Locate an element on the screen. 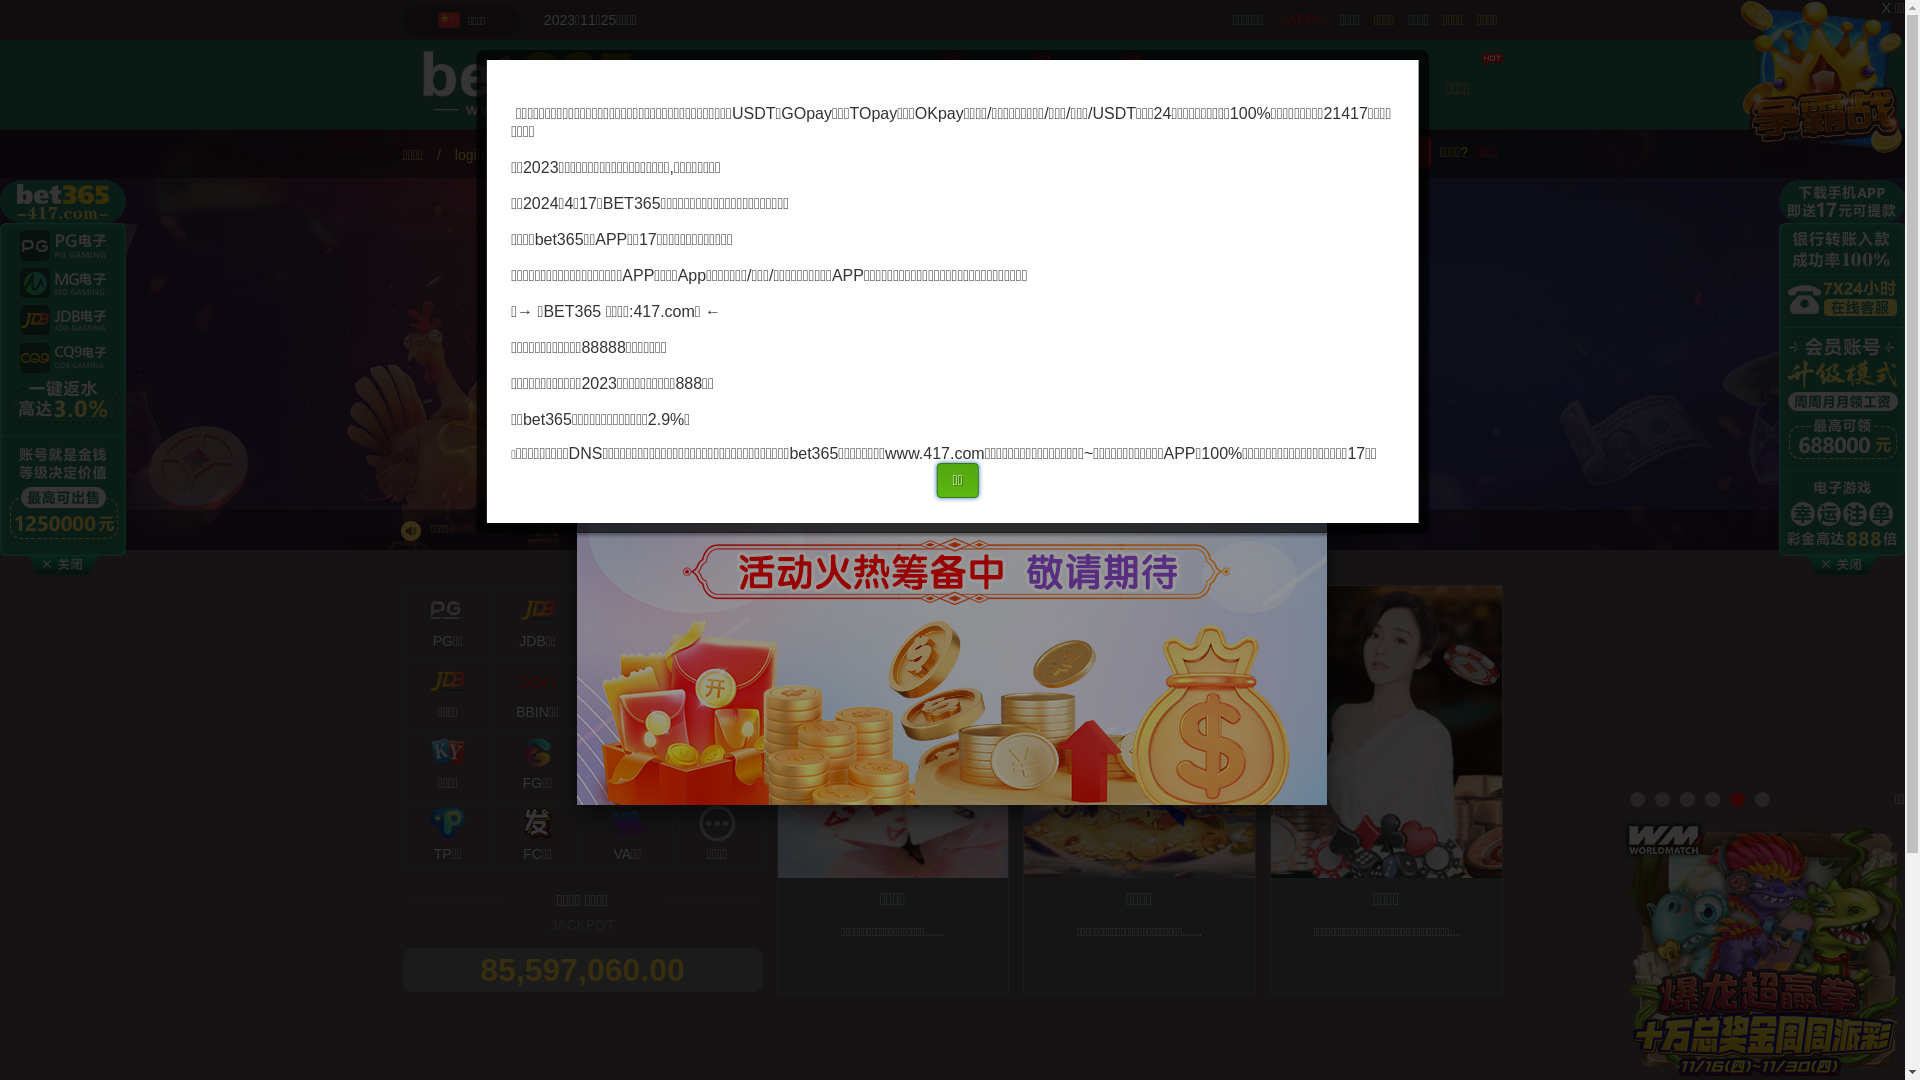 This screenshot has width=1920, height=1080. '1' is located at coordinates (1637, 798).